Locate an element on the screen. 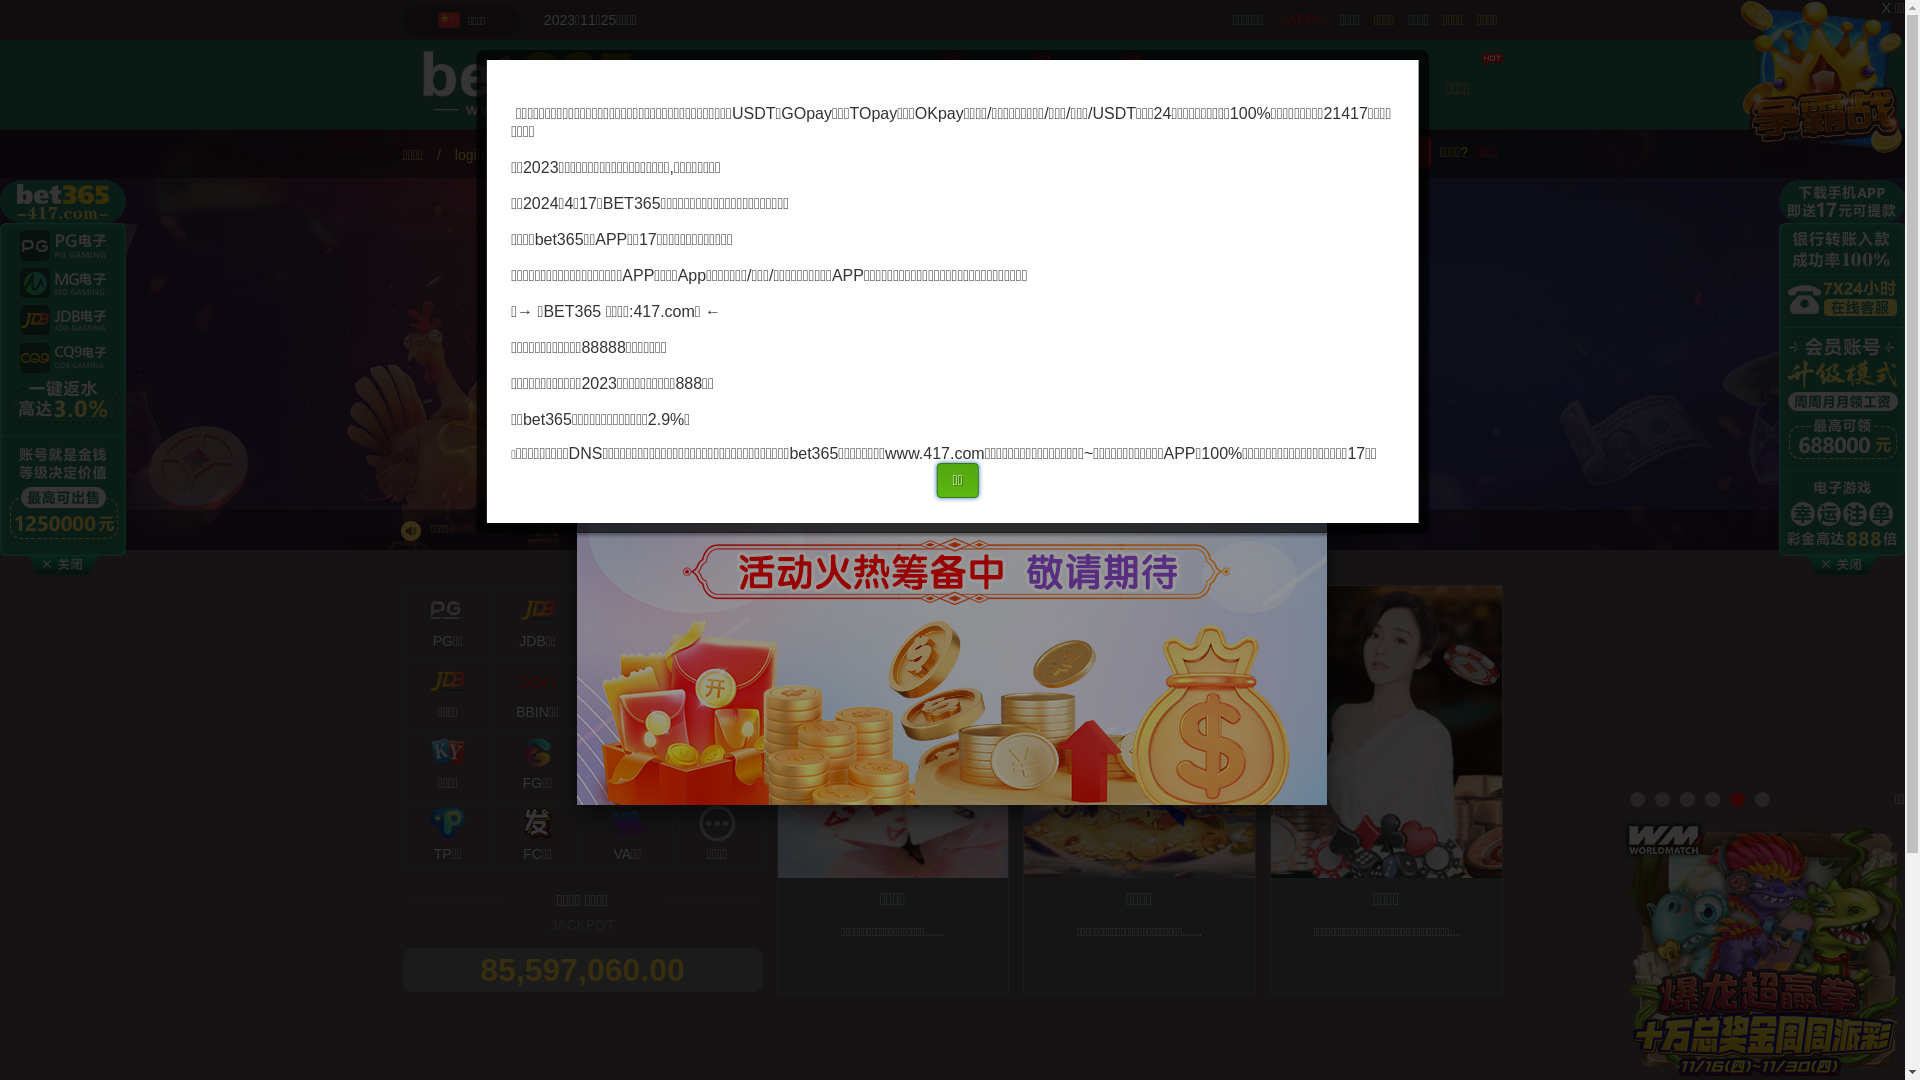 This screenshot has width=1920, height=1080. '1' is located at coordinates (1637, 798).